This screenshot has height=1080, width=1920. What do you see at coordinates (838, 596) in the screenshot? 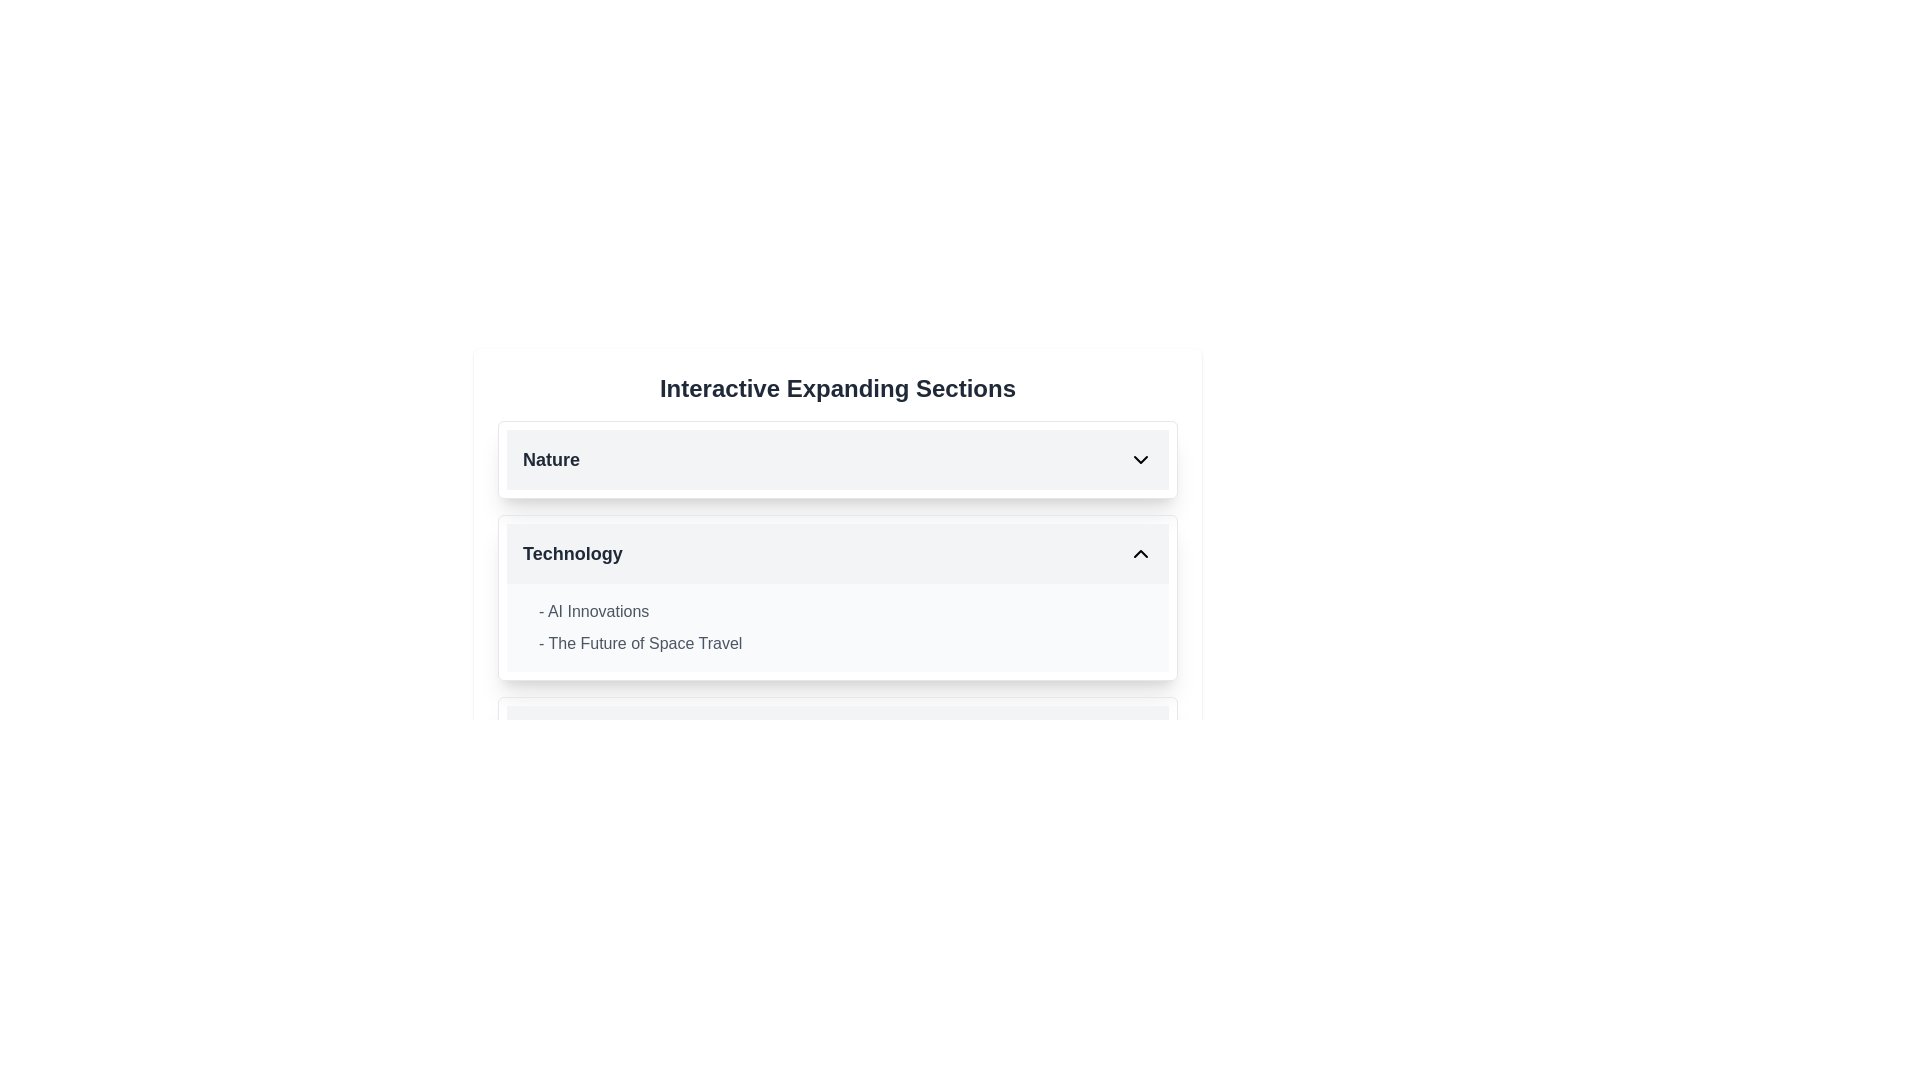
I see `the second collapsible section related to 'Technology'` at bounding box center [838, 596].